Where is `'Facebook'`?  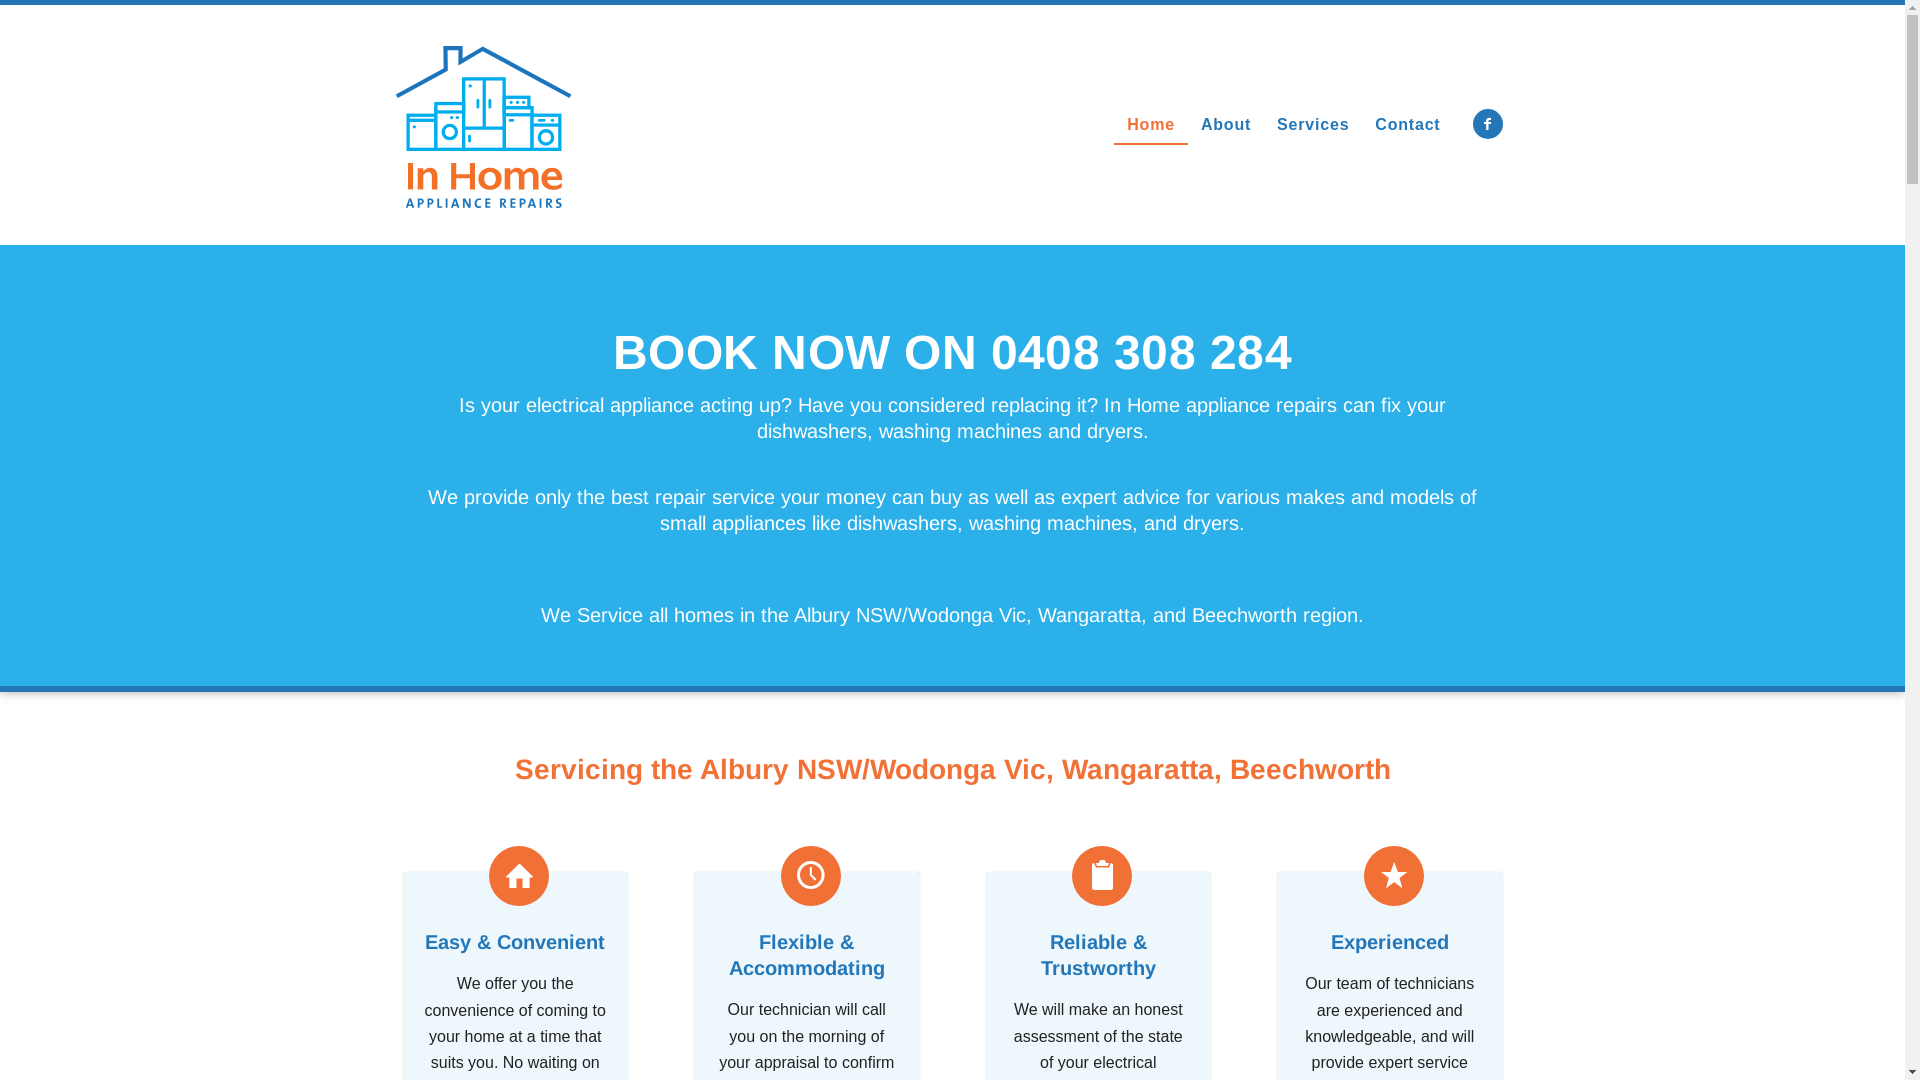 'Facebook' is located at coordinates (1472, 123).